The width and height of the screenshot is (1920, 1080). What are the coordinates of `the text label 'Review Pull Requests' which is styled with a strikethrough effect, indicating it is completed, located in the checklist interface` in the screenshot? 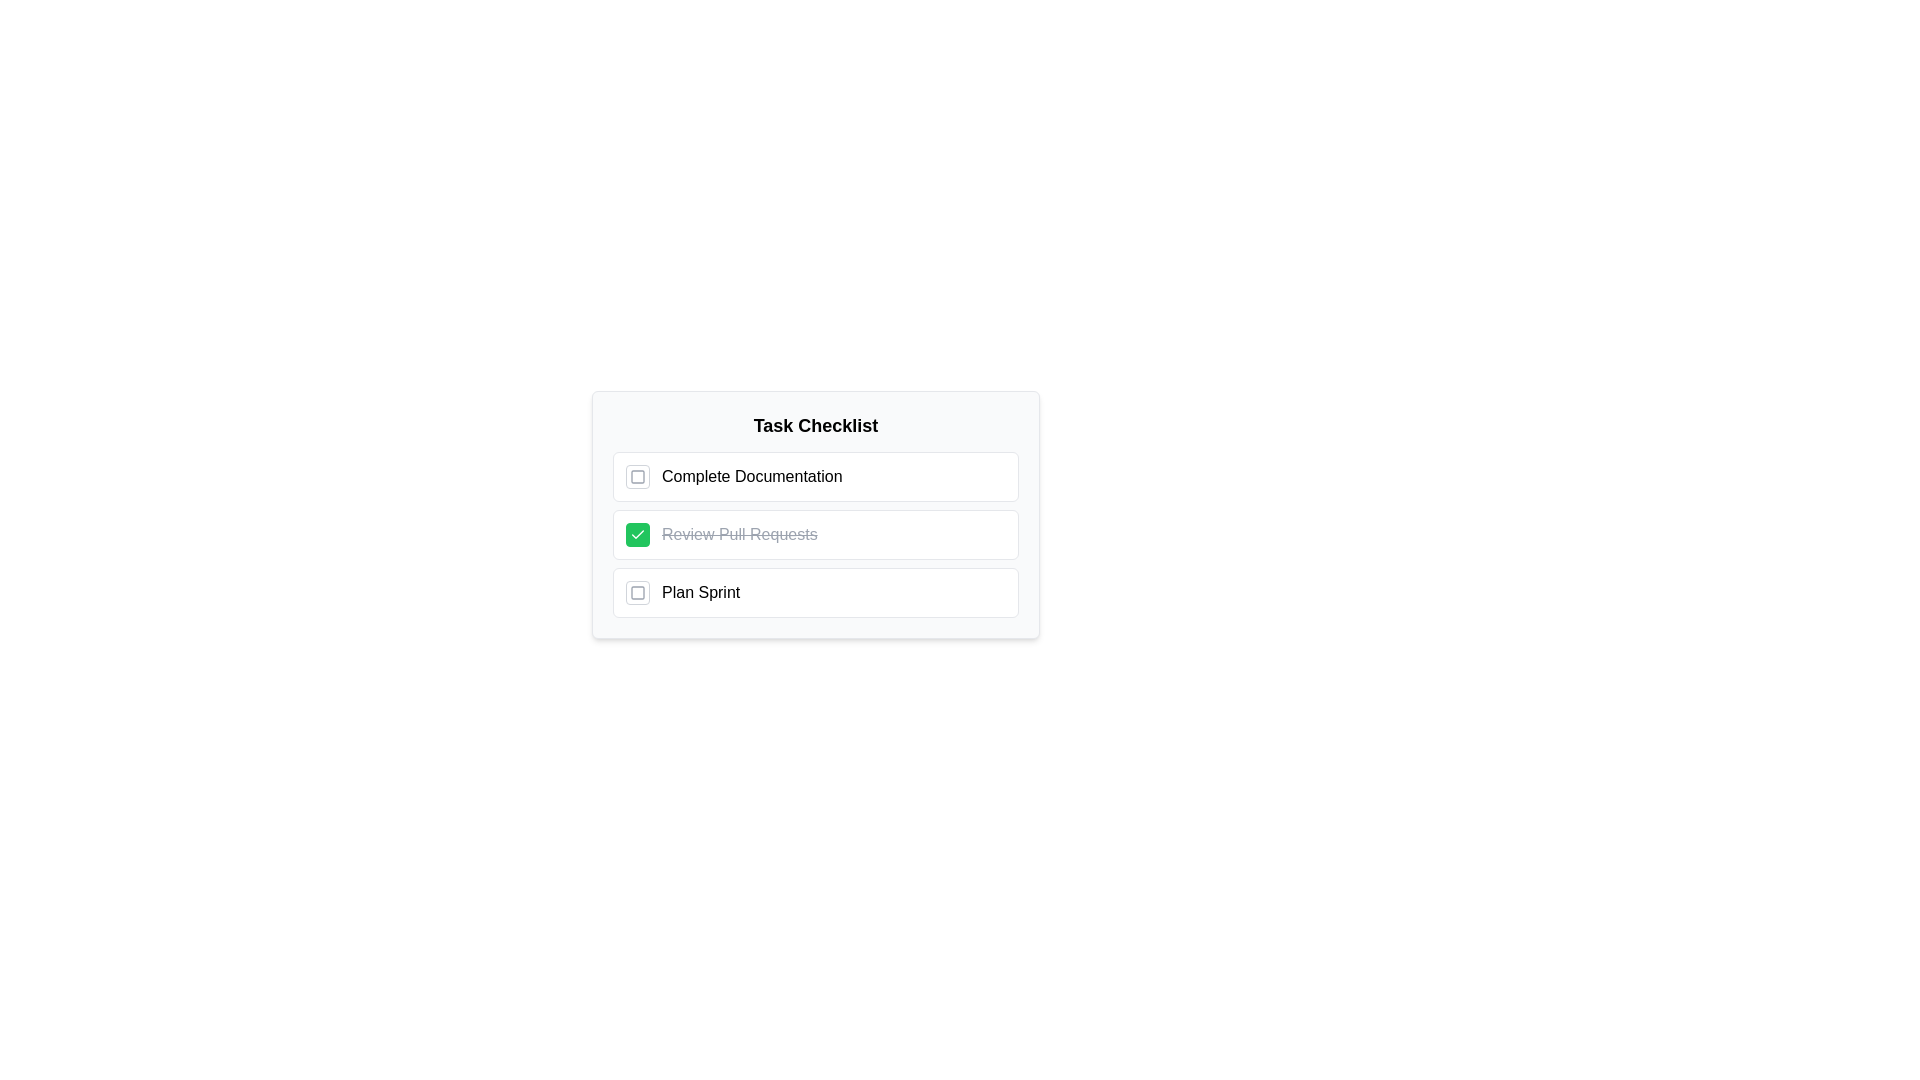 It's located at (738, 534).